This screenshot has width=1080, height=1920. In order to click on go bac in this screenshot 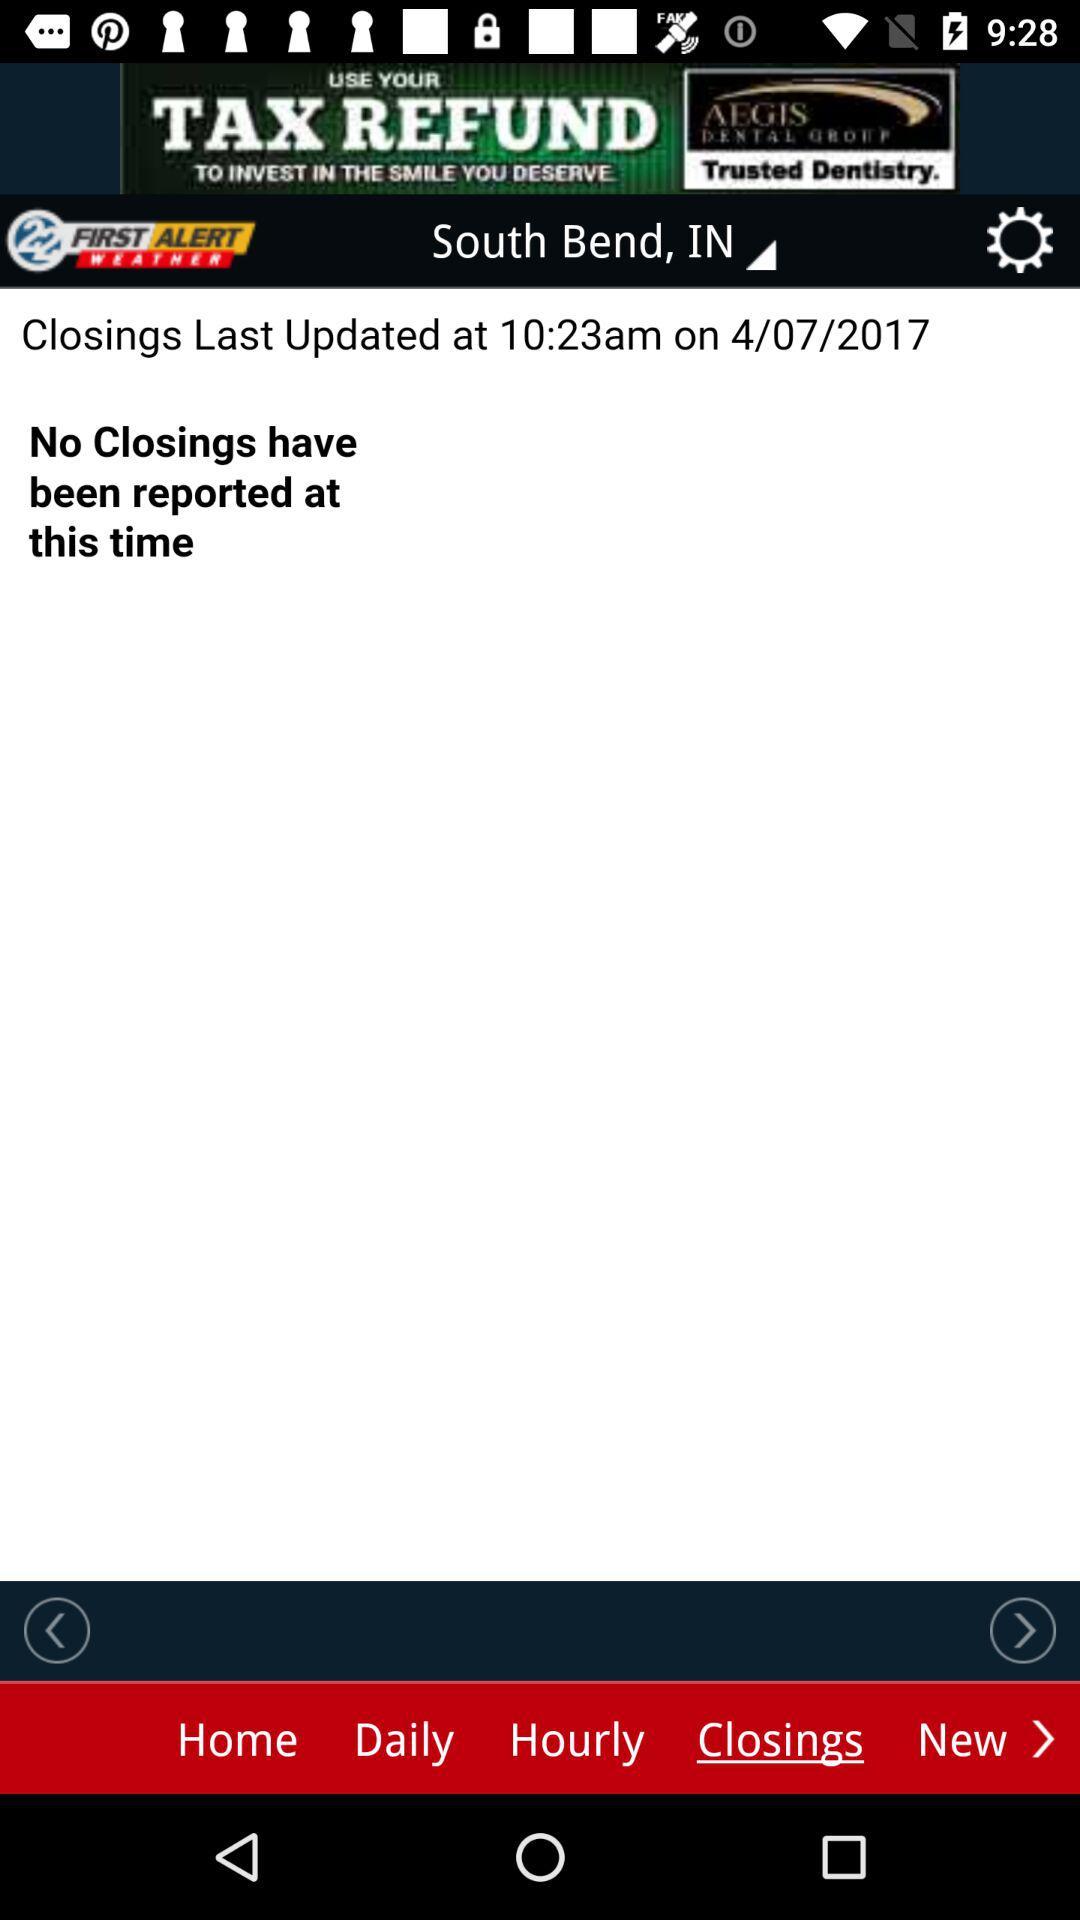, I will do `click(56, 1630)`.